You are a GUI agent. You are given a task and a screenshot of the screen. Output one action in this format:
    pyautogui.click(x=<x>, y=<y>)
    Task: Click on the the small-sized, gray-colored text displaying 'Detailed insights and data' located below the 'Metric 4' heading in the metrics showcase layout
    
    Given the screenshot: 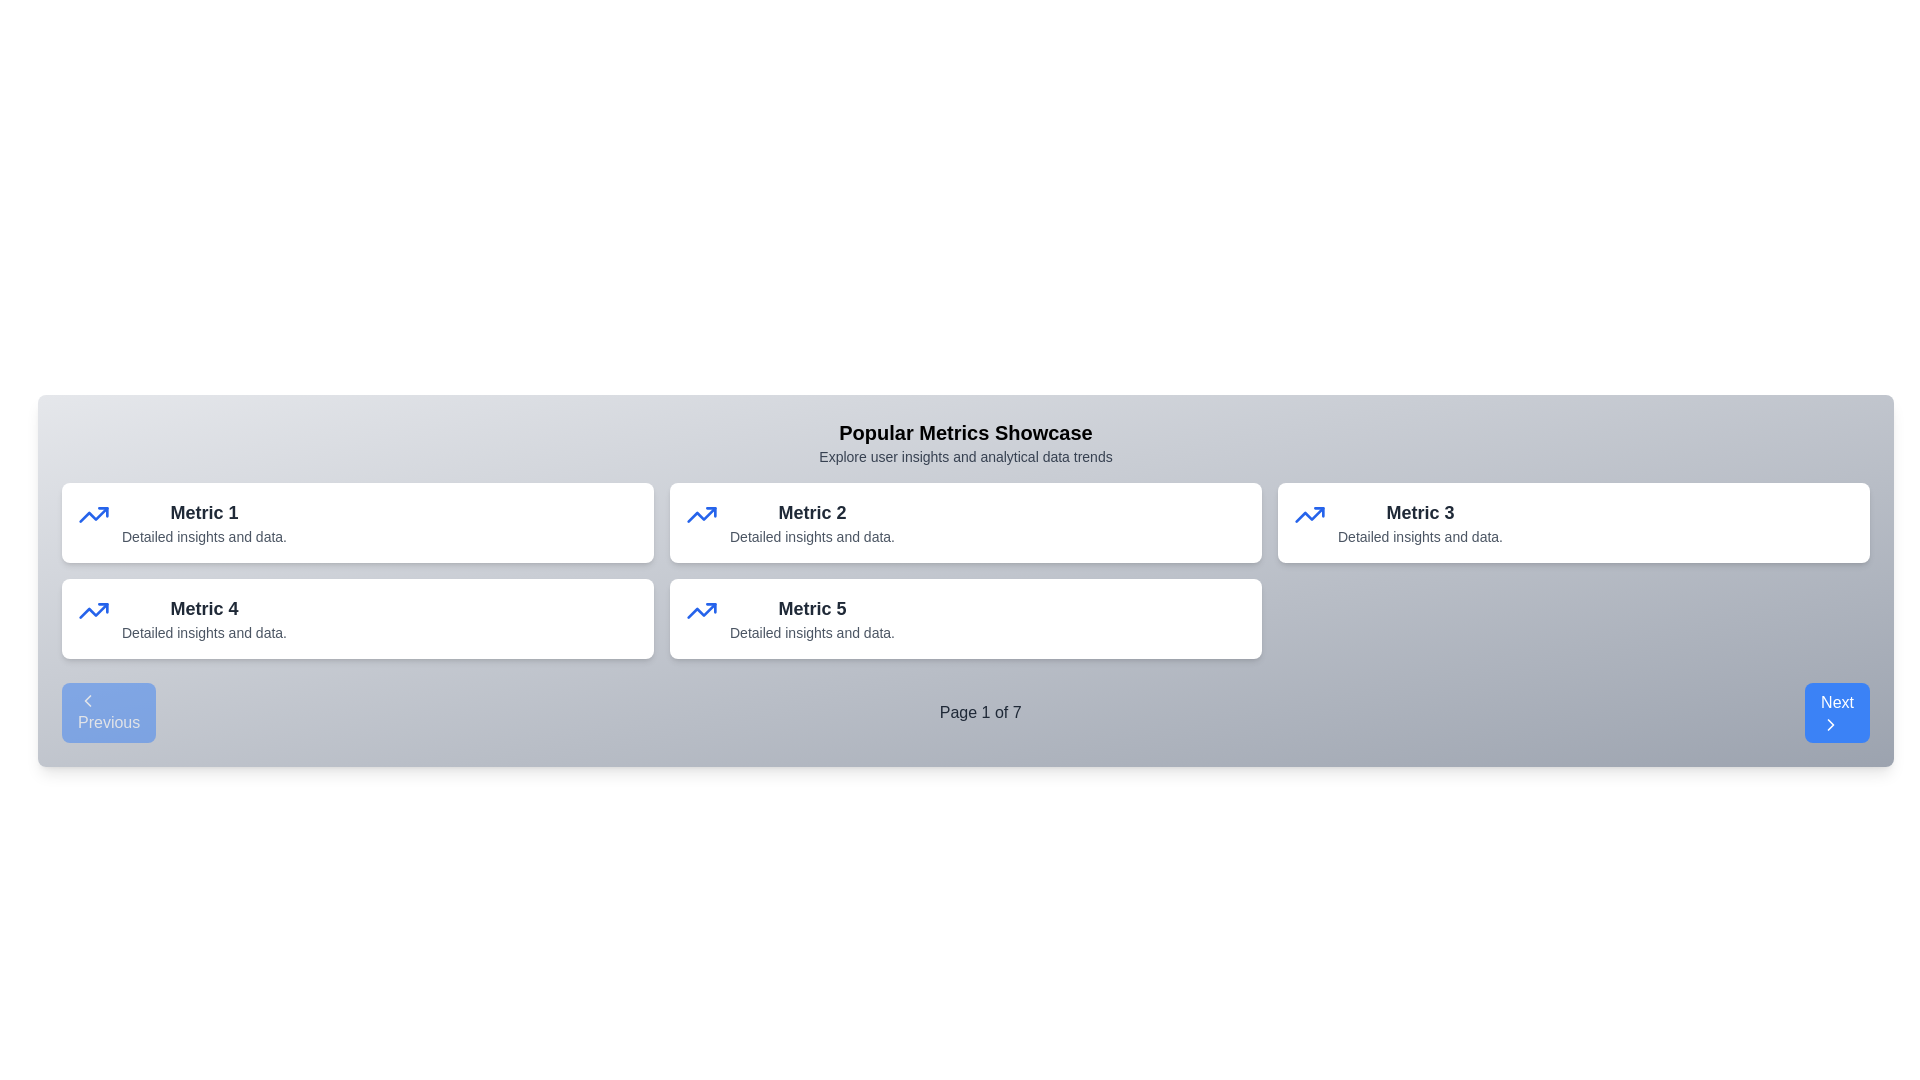 What is the action you would take?
    pyautogui.click(x=204, y=632)
    